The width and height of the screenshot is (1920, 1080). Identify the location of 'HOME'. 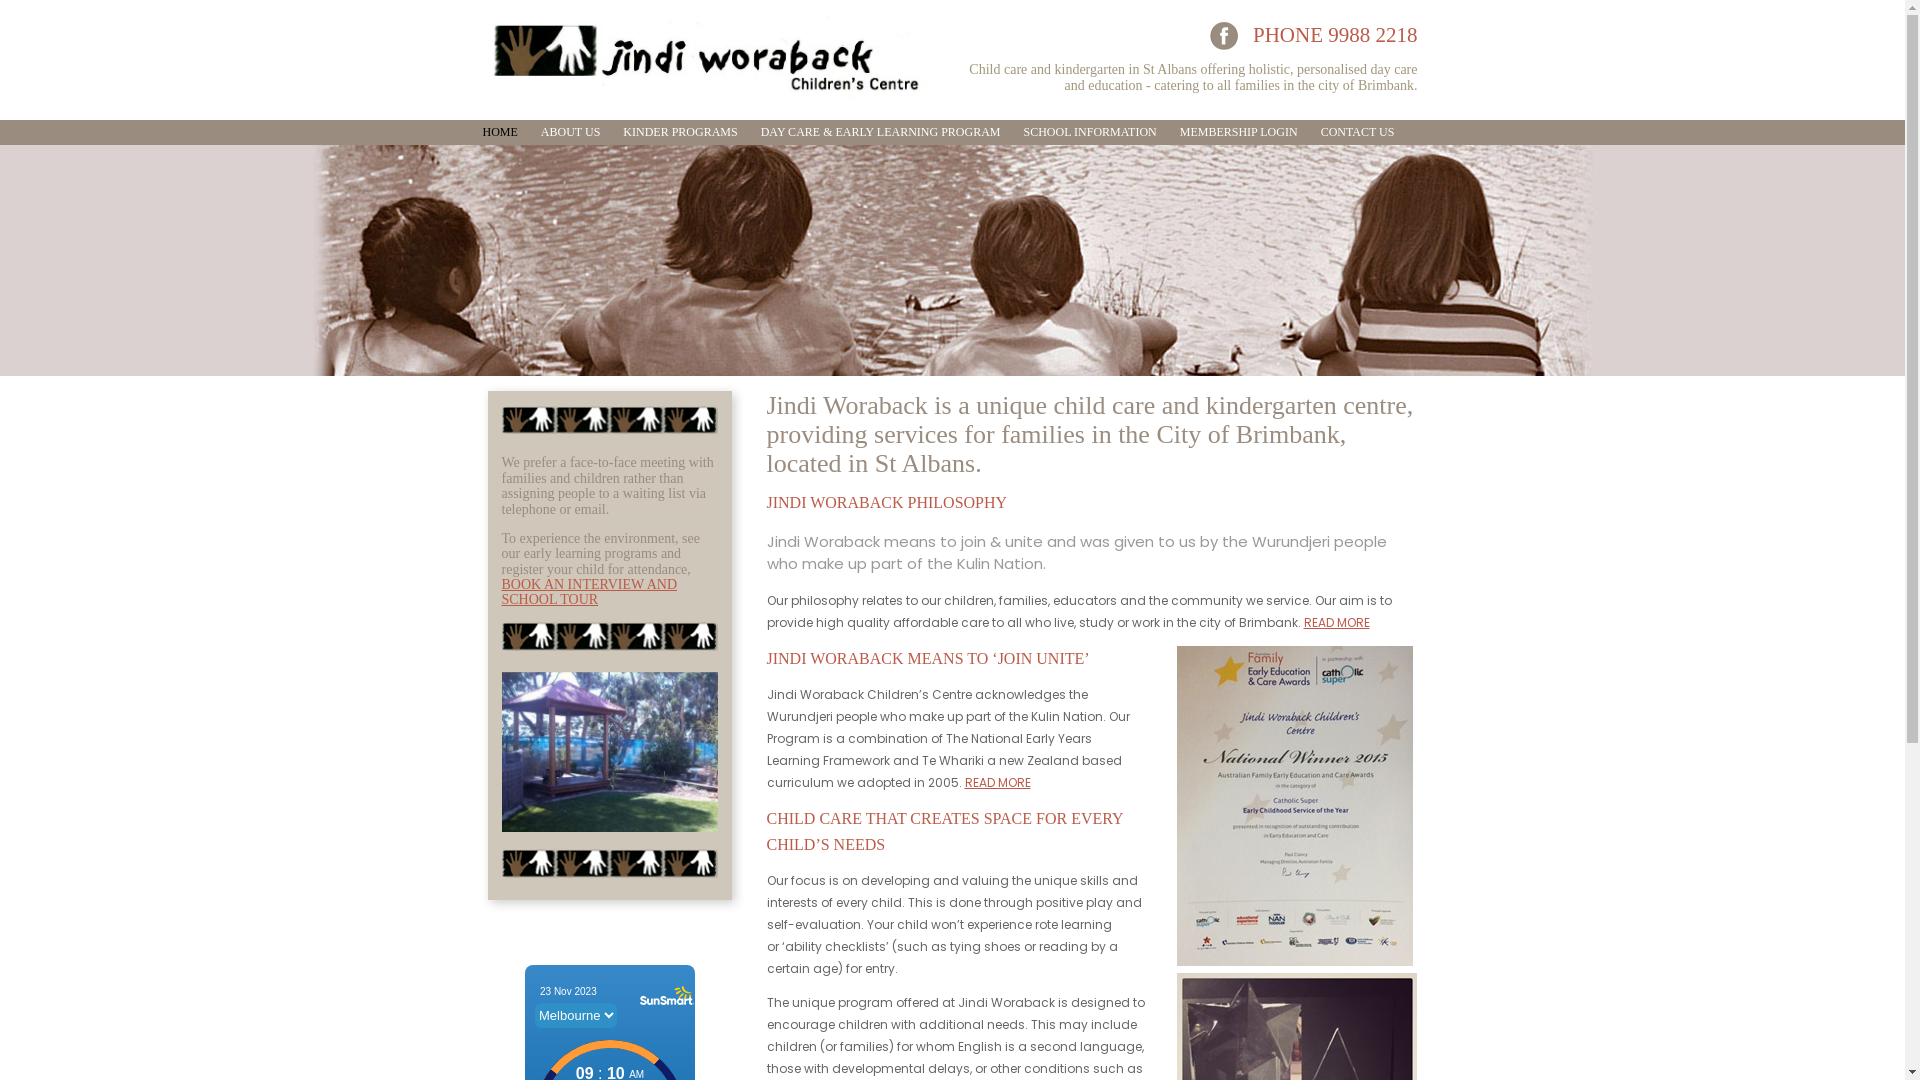
(499, 132).